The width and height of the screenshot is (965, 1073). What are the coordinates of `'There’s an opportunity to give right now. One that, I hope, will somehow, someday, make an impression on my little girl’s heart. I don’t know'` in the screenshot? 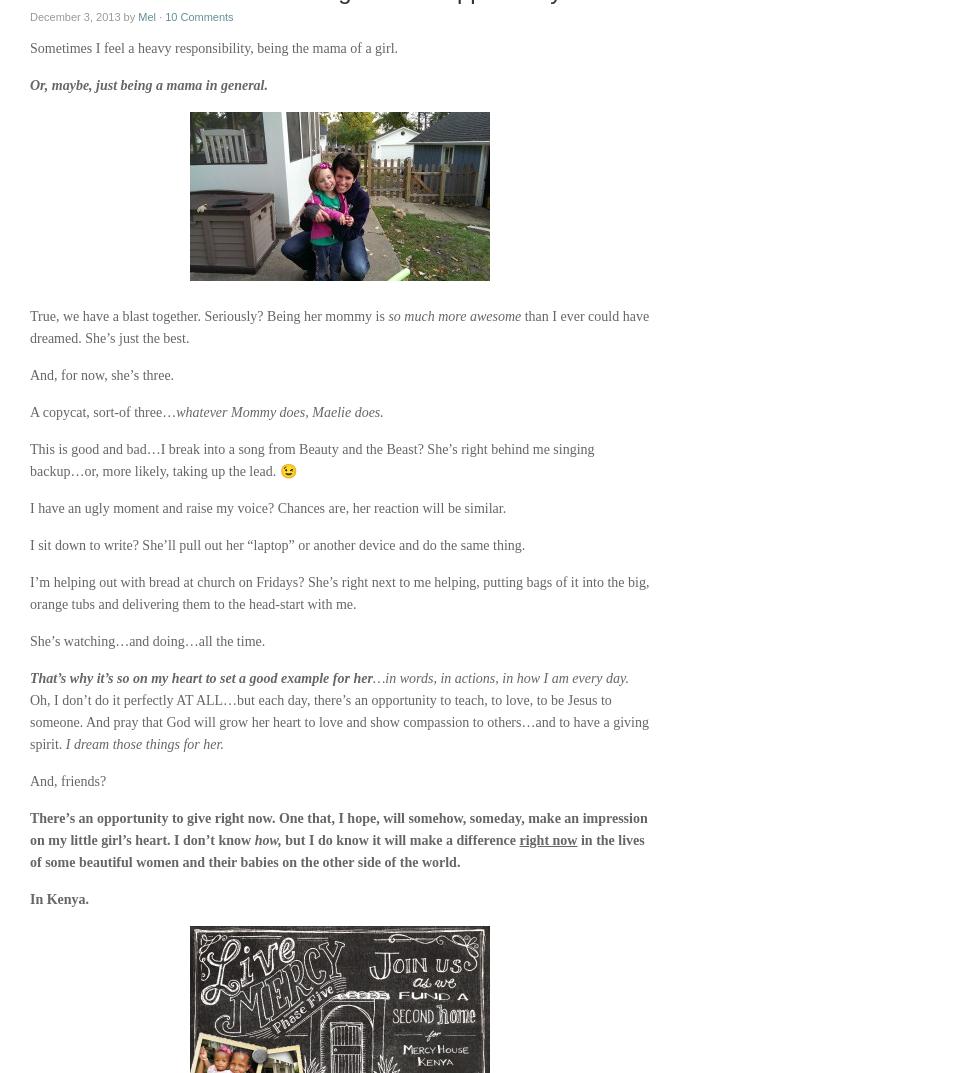 It's located at (338, 829).